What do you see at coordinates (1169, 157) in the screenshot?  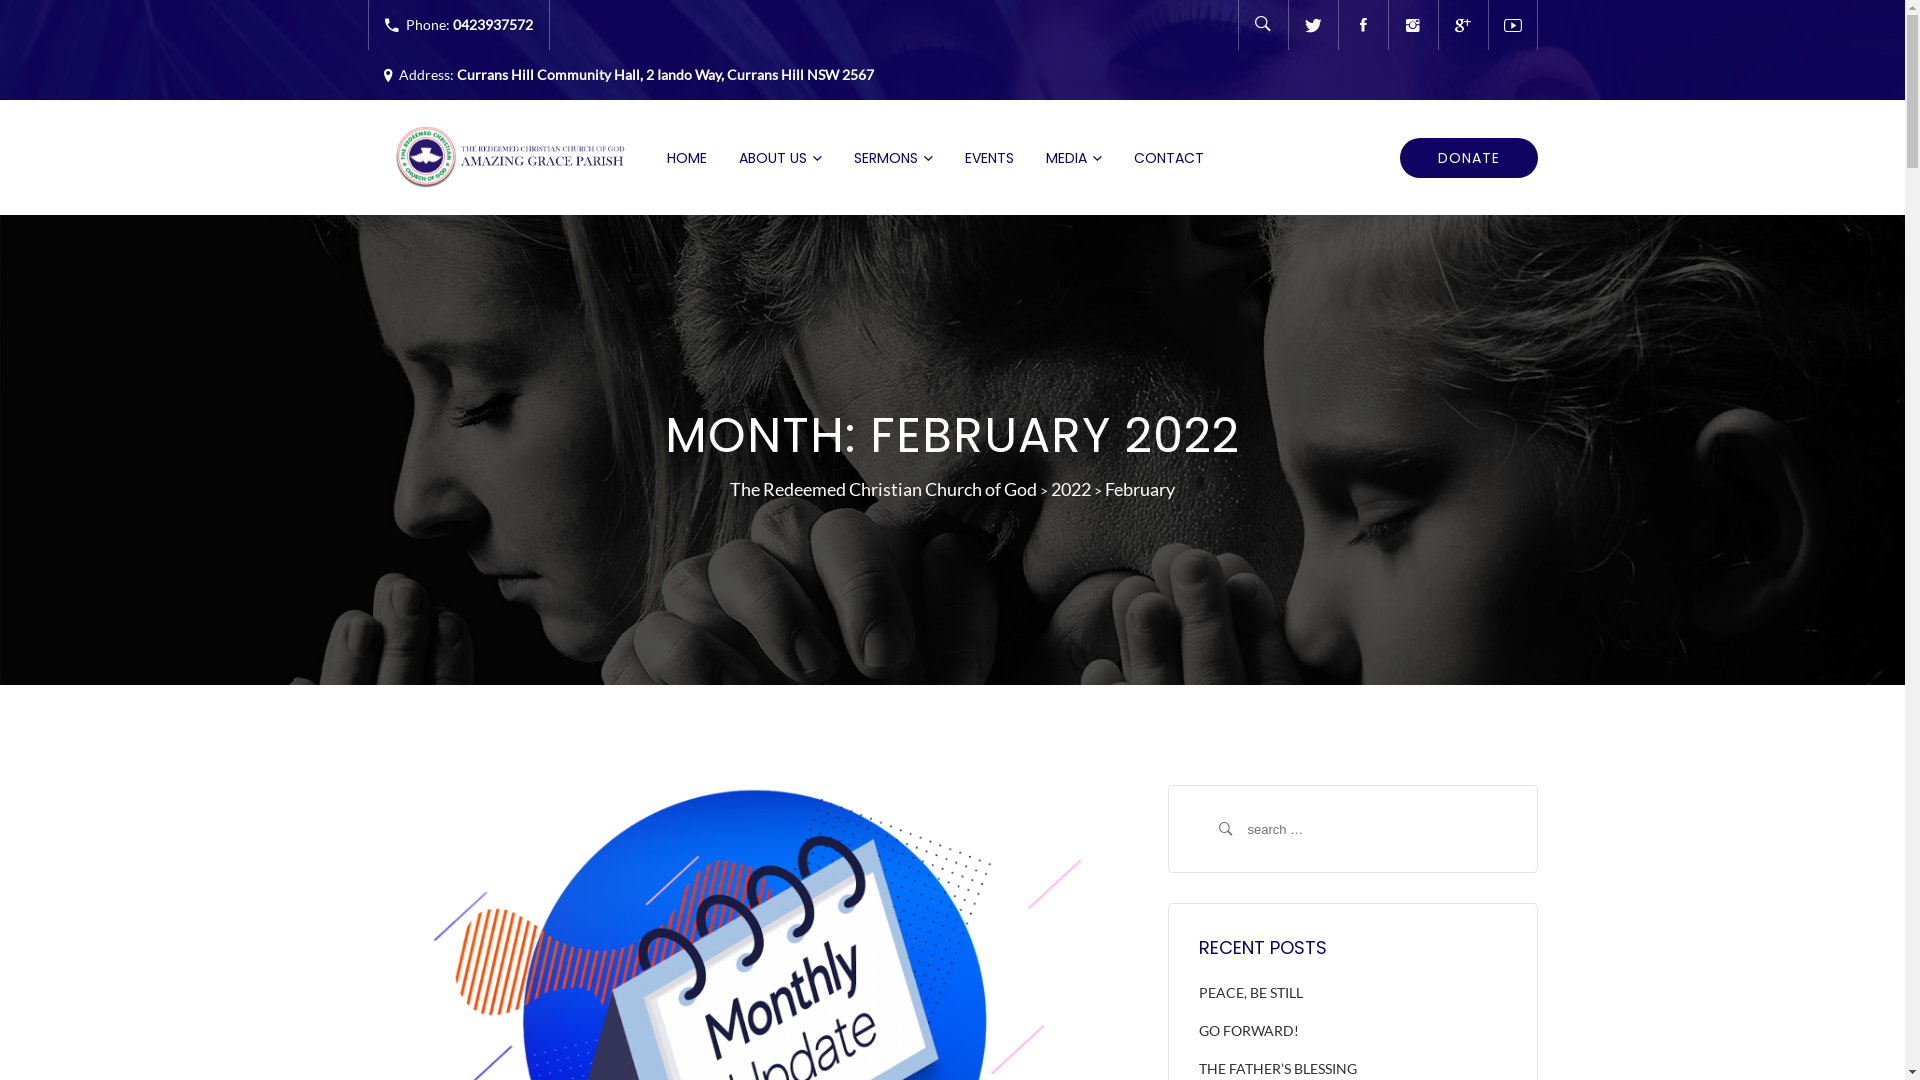 I see `'CONTACT'` at bounding box center [1169, 157].